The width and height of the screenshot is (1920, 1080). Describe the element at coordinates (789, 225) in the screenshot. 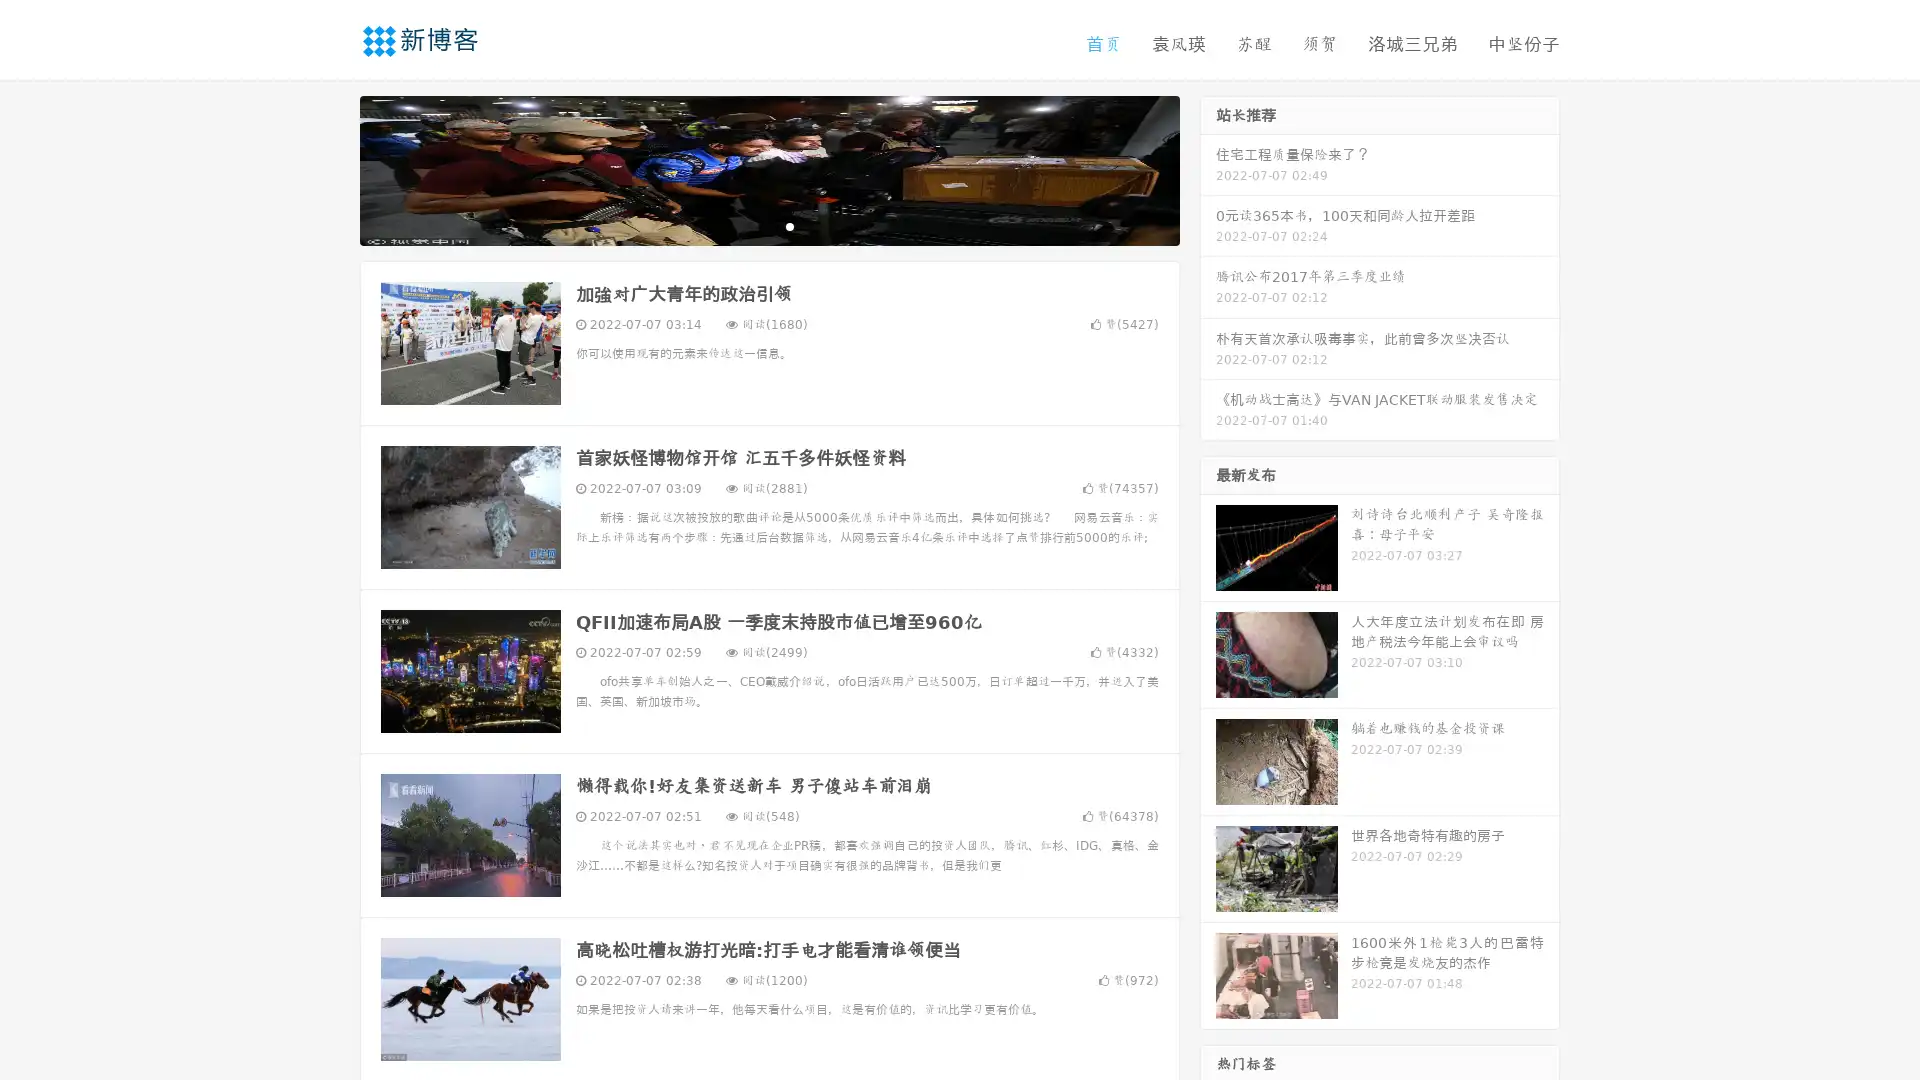

I see `Go to slide 3` at that location.